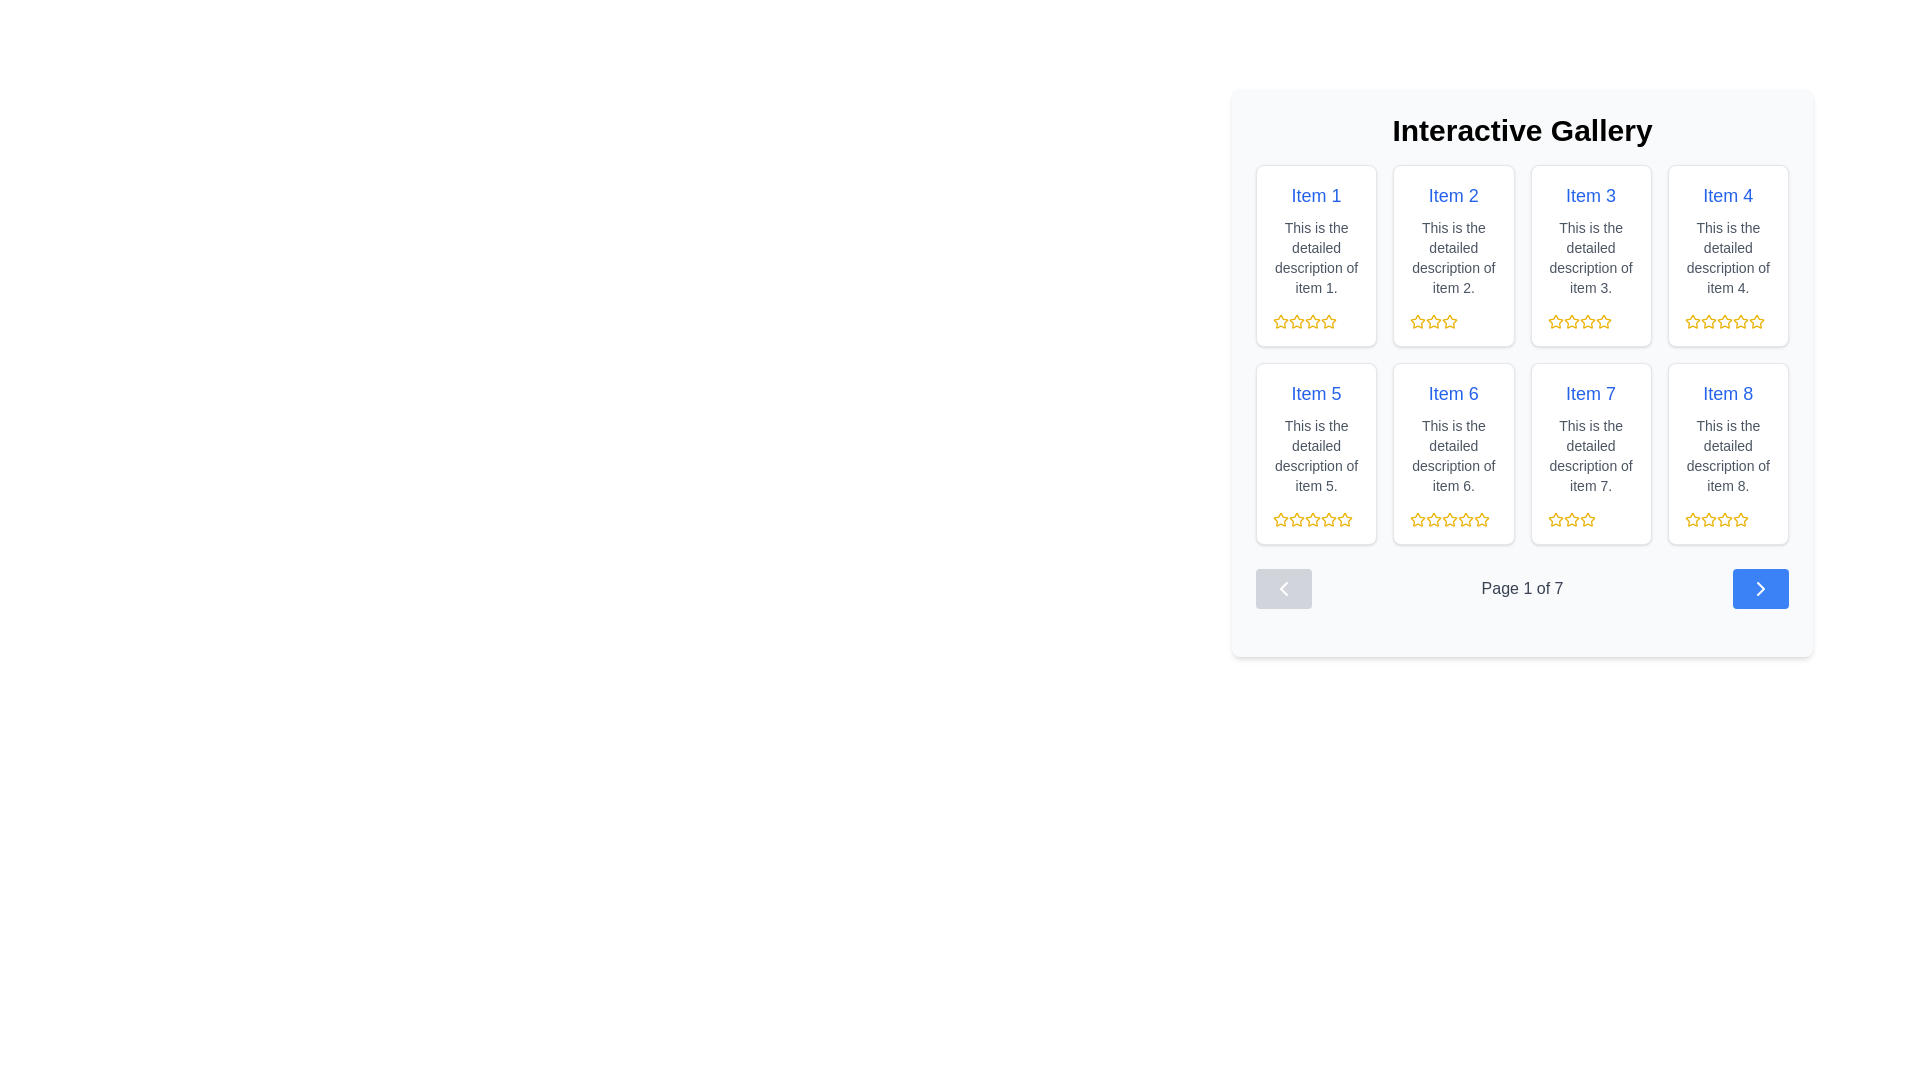 The width and height of the screenshot is (1920, 1080). Describe the element at coordinates (1723, 320) in the screenshot. I see `the fourth star icon` at that location.